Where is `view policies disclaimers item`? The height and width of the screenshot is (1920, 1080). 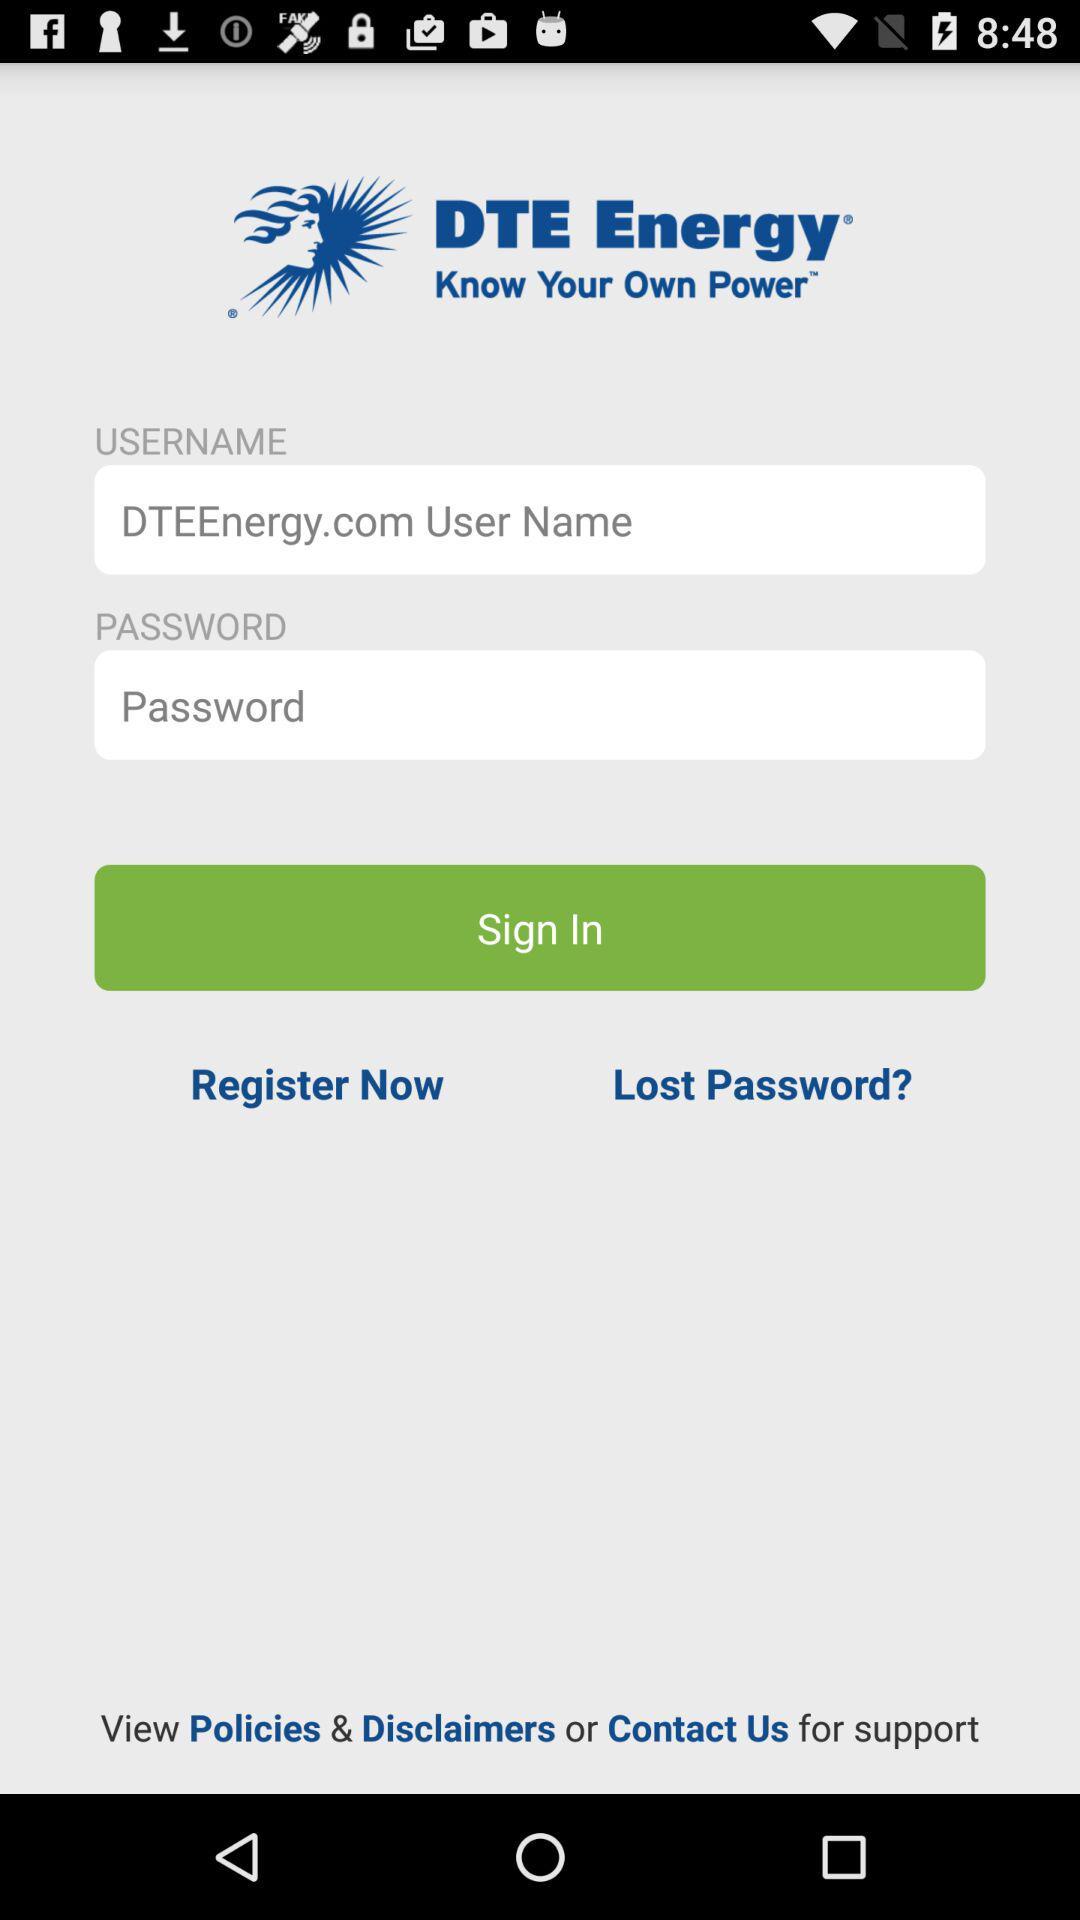 view policies disclaimers item is located at coordinates (540, 1726).